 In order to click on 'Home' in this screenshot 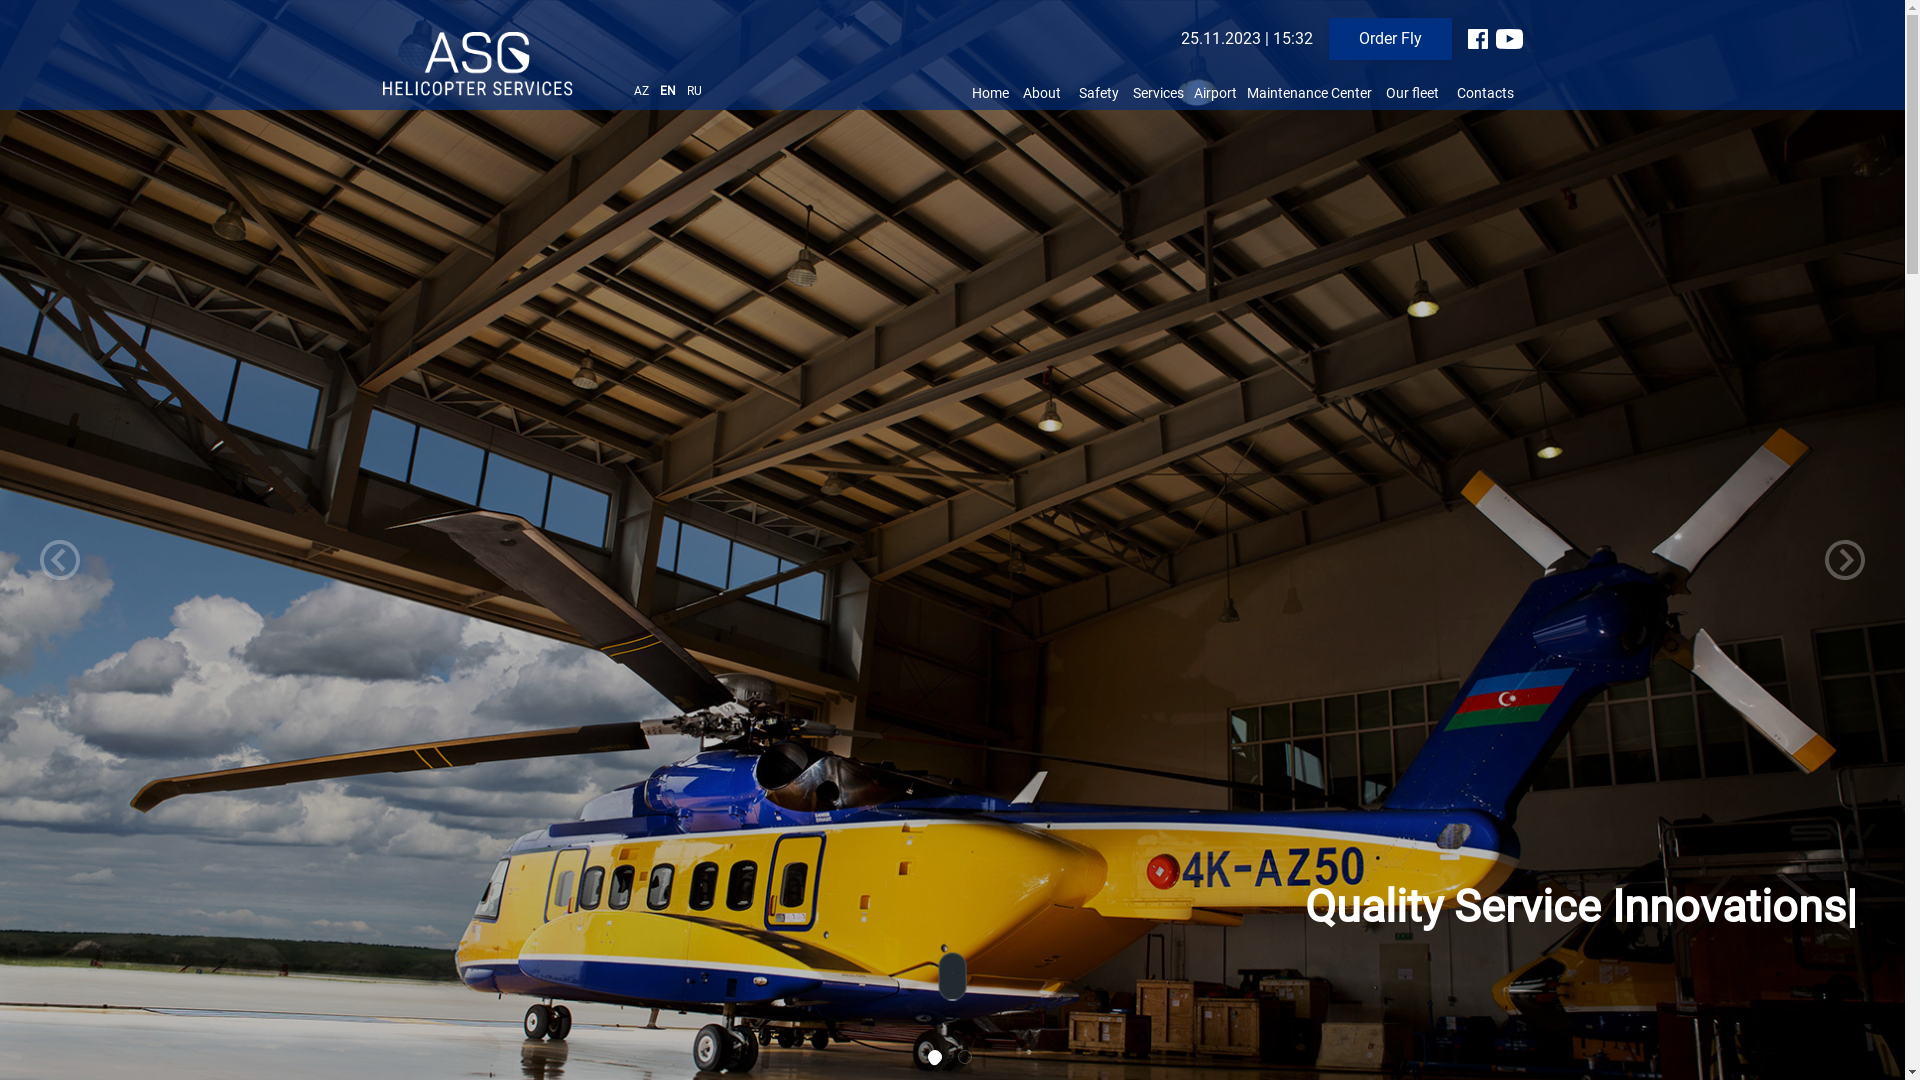, I will do `click(990, 92)`.